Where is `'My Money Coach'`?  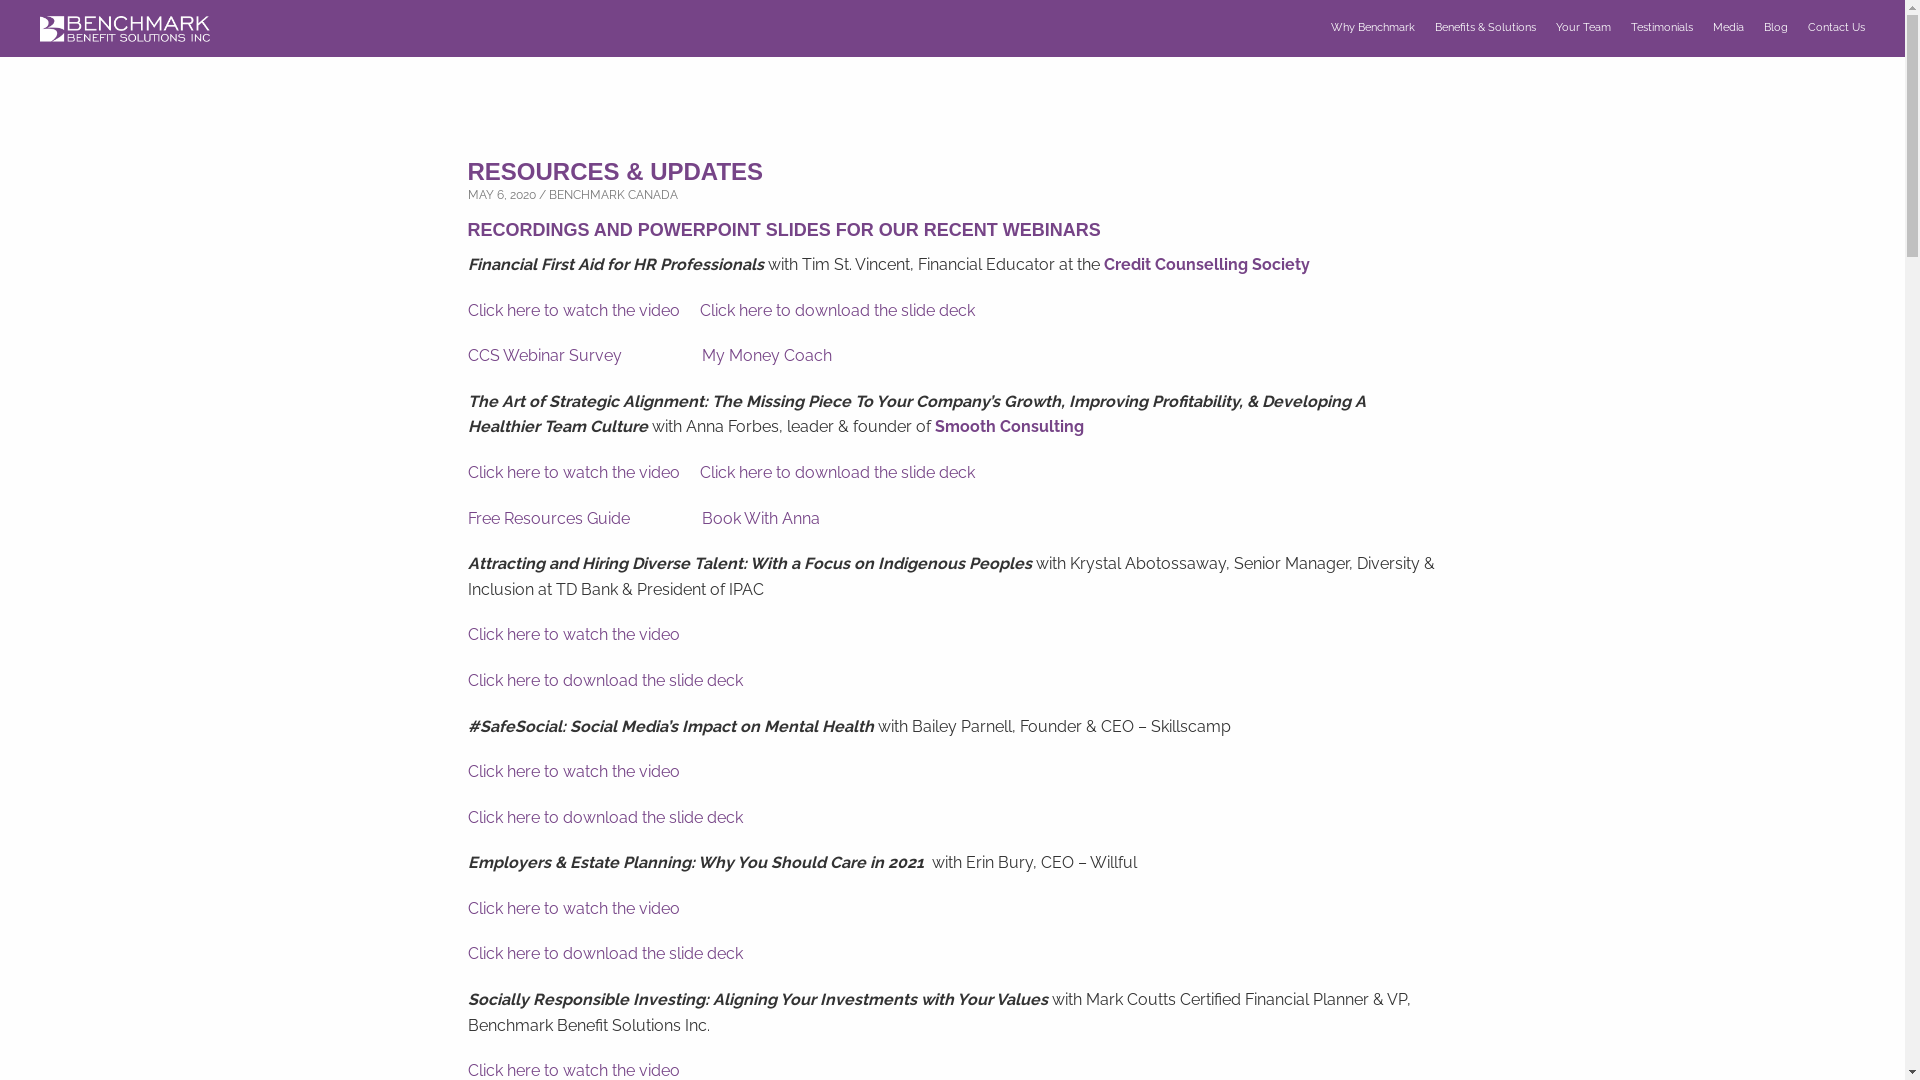
'My Money Coach' is located at coordinates (701, 354).